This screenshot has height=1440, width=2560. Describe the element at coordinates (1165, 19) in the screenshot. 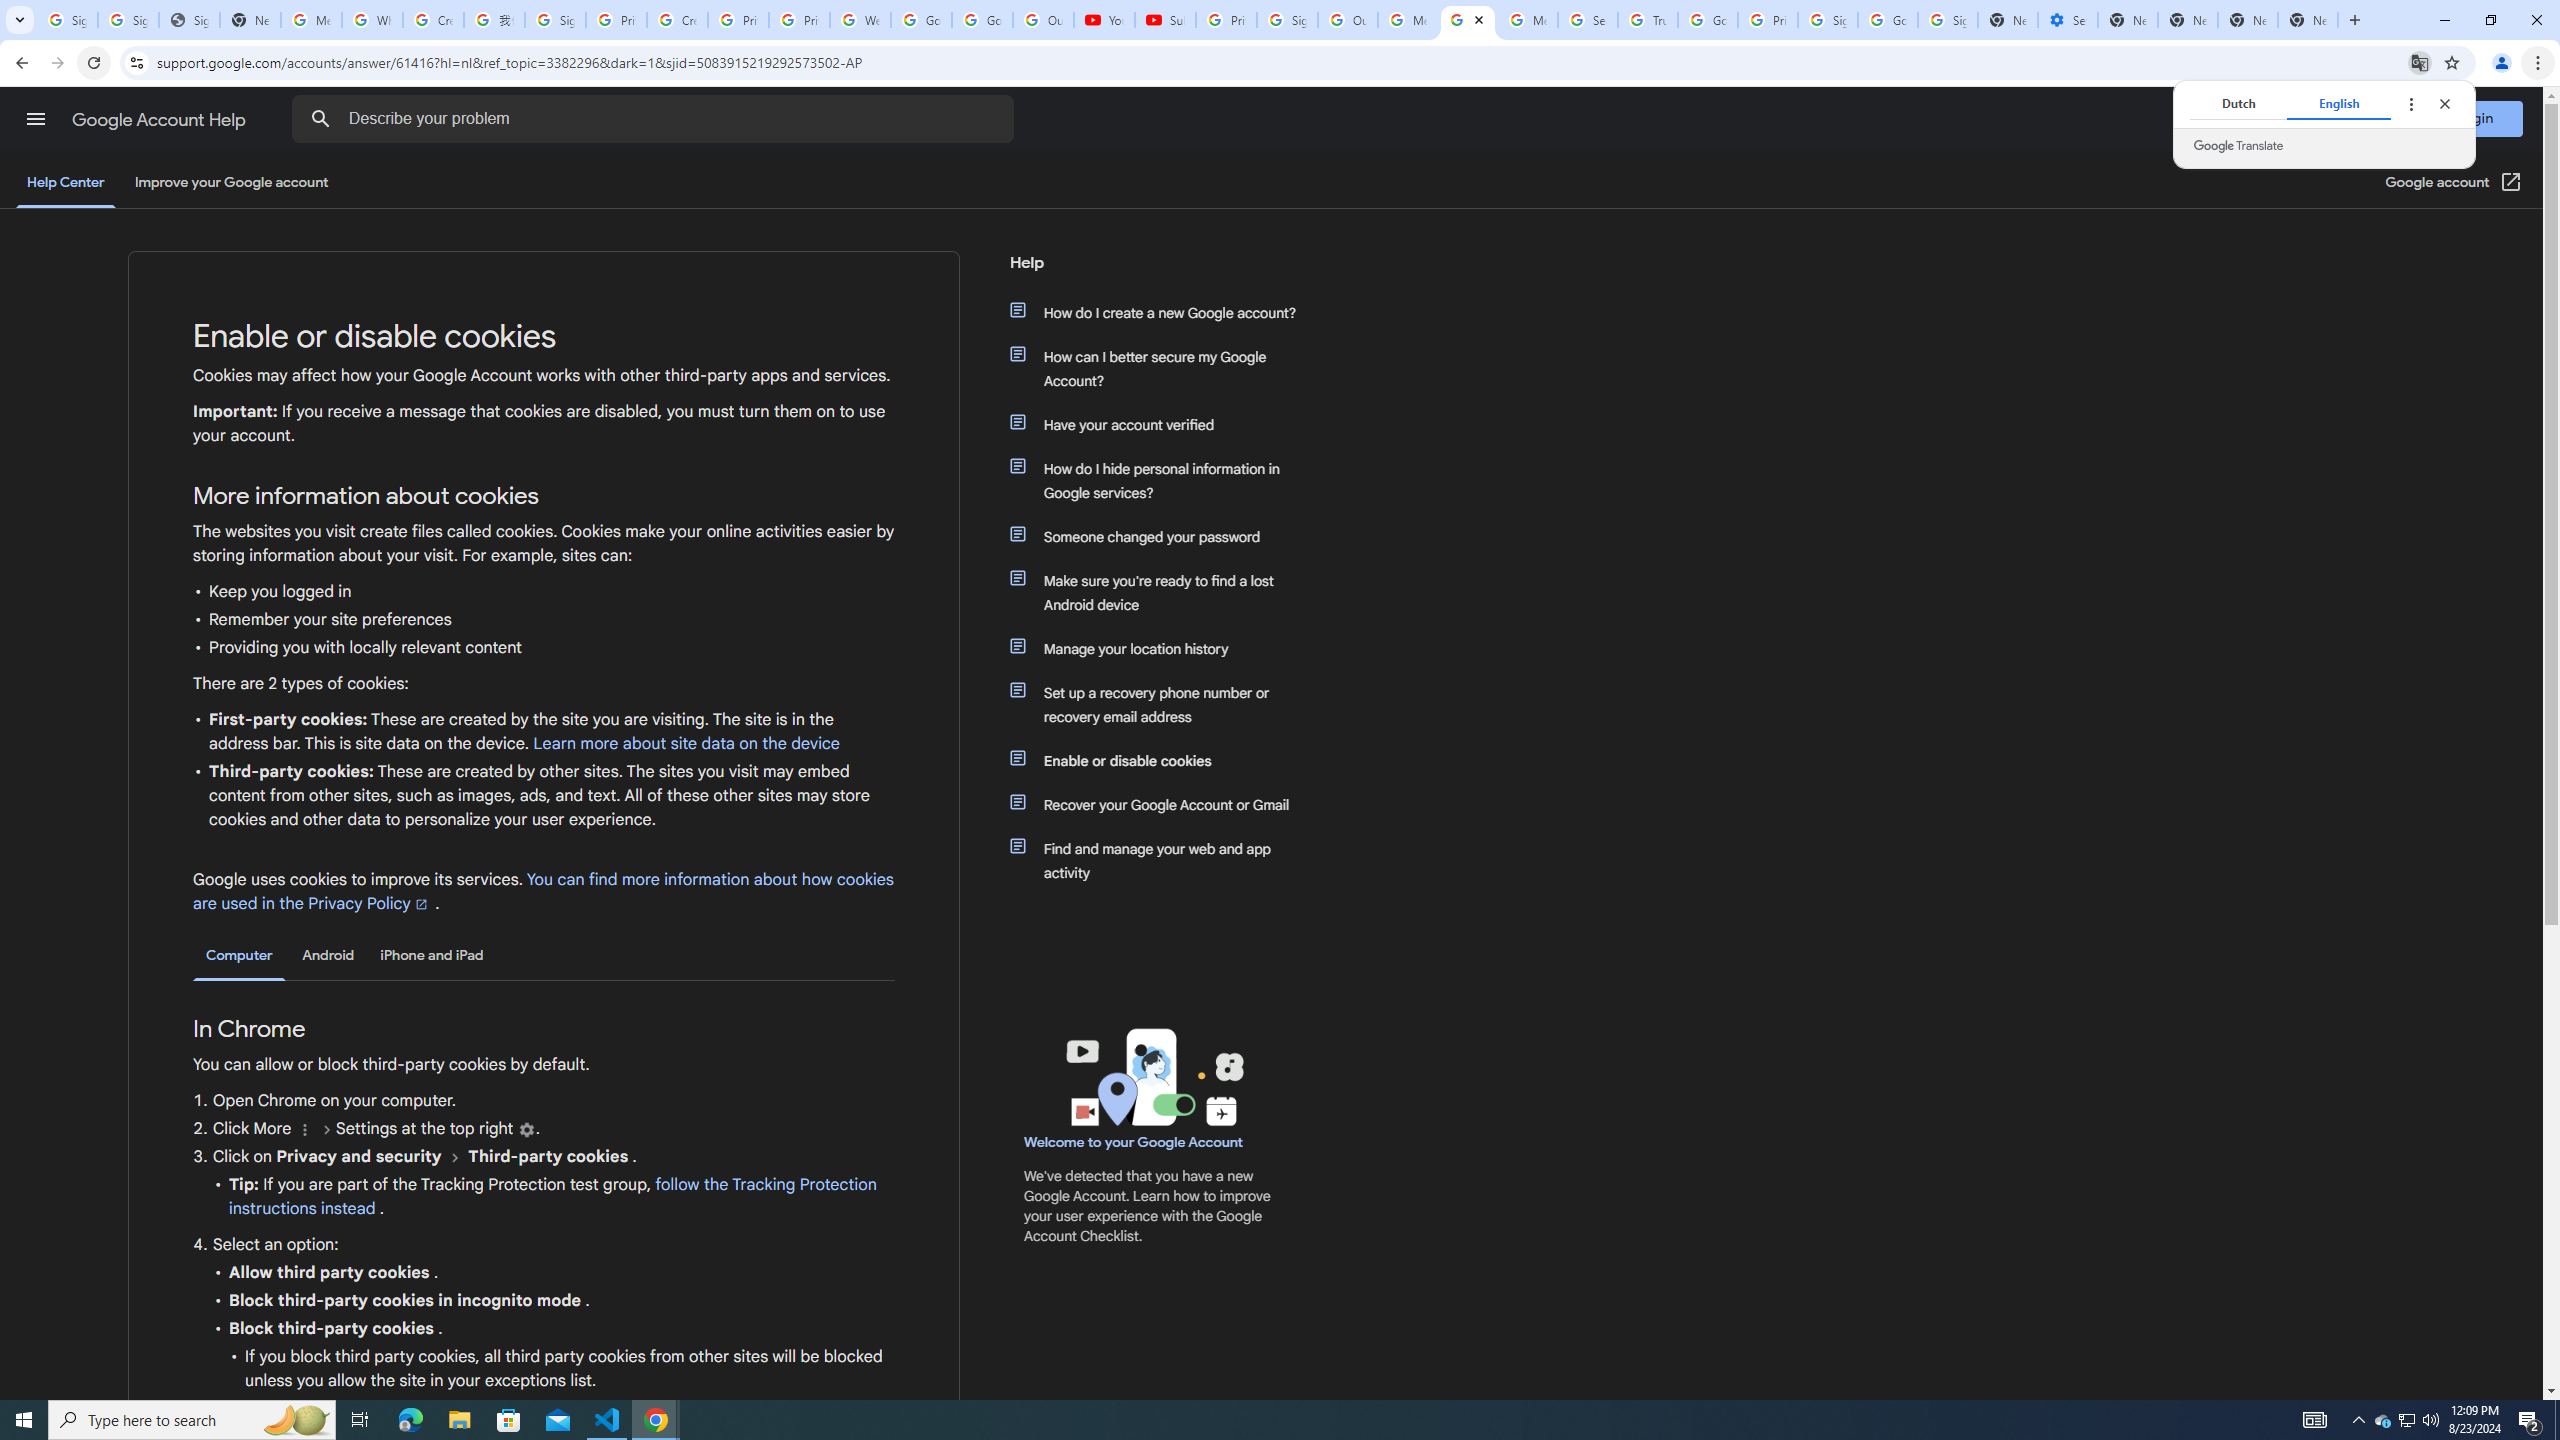

I see `'Subscriptions - YouTube'` at that location.